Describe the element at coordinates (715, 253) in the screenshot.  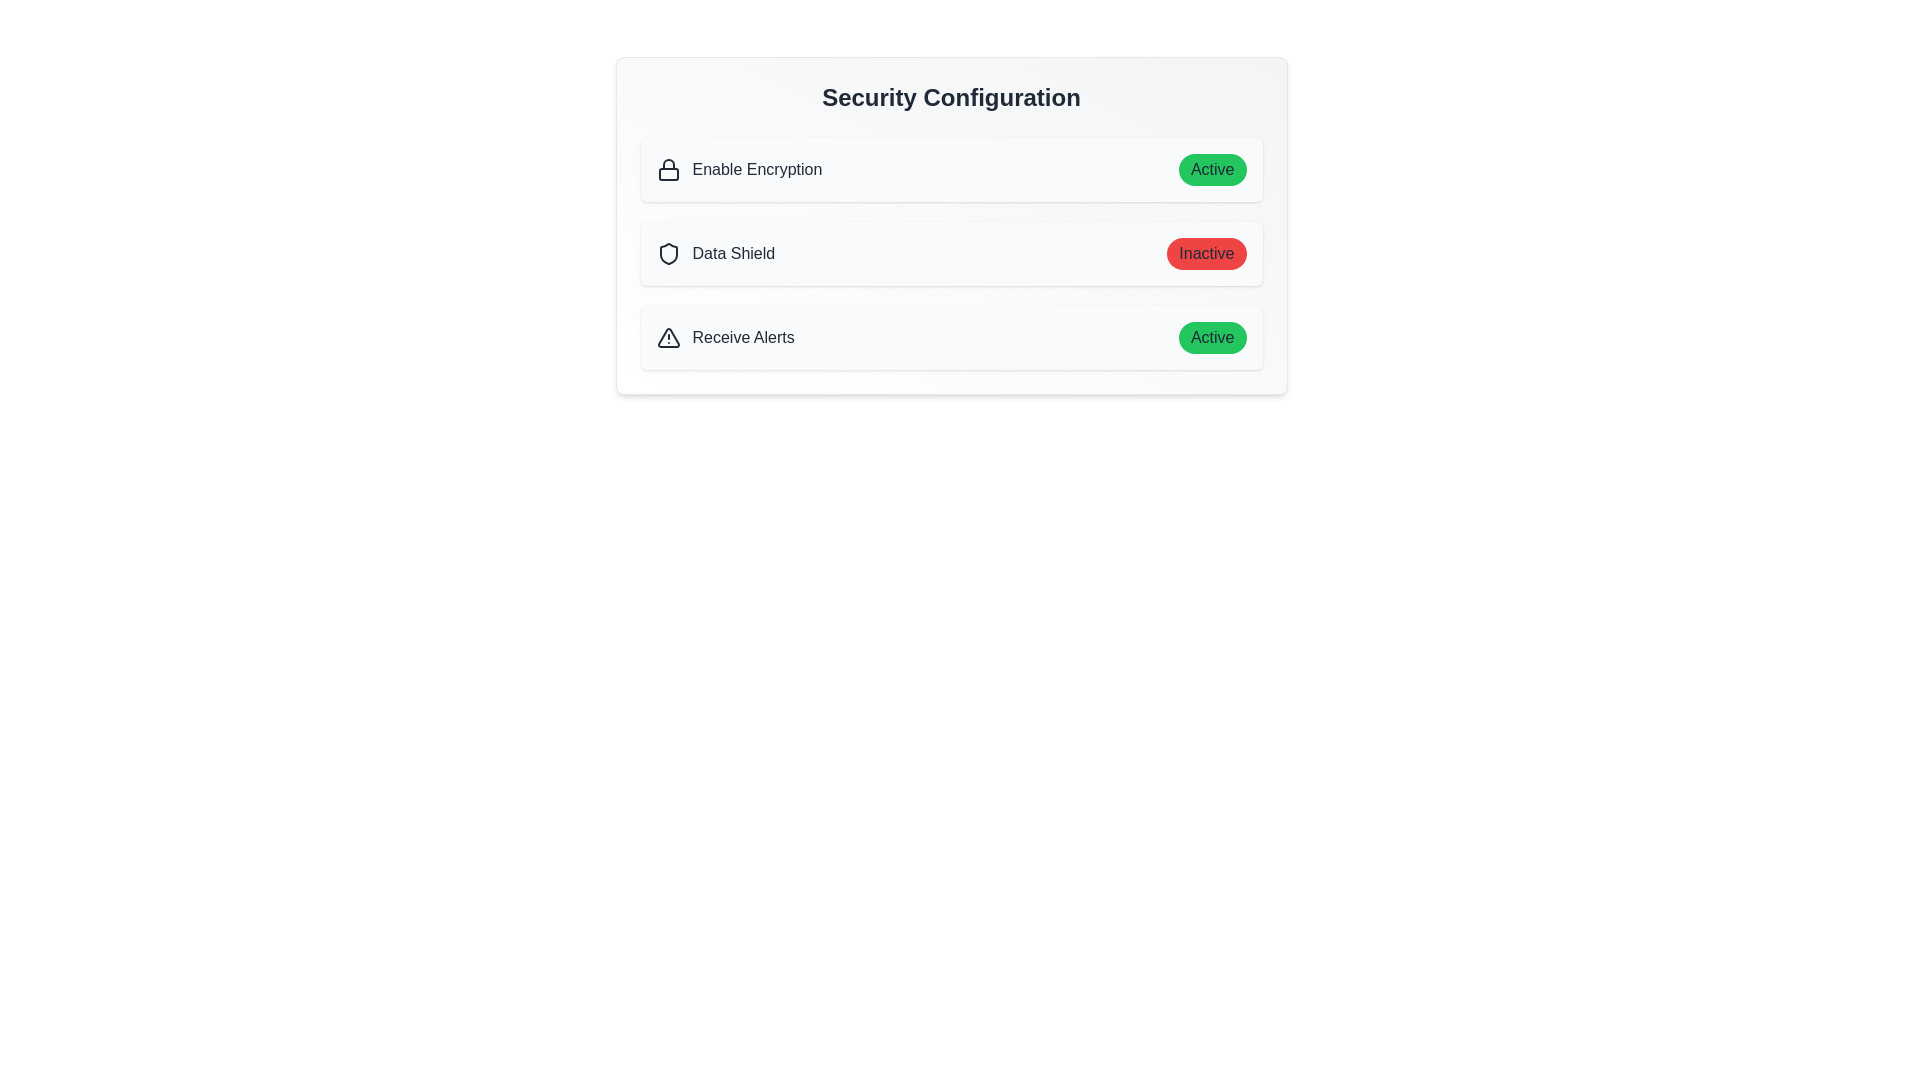
I see `the 'Data Shield' static label with icon located in the 'Security Configuration' card, positioned below 'Enable Encryption' and above 'Receive Alerts'` at that location.